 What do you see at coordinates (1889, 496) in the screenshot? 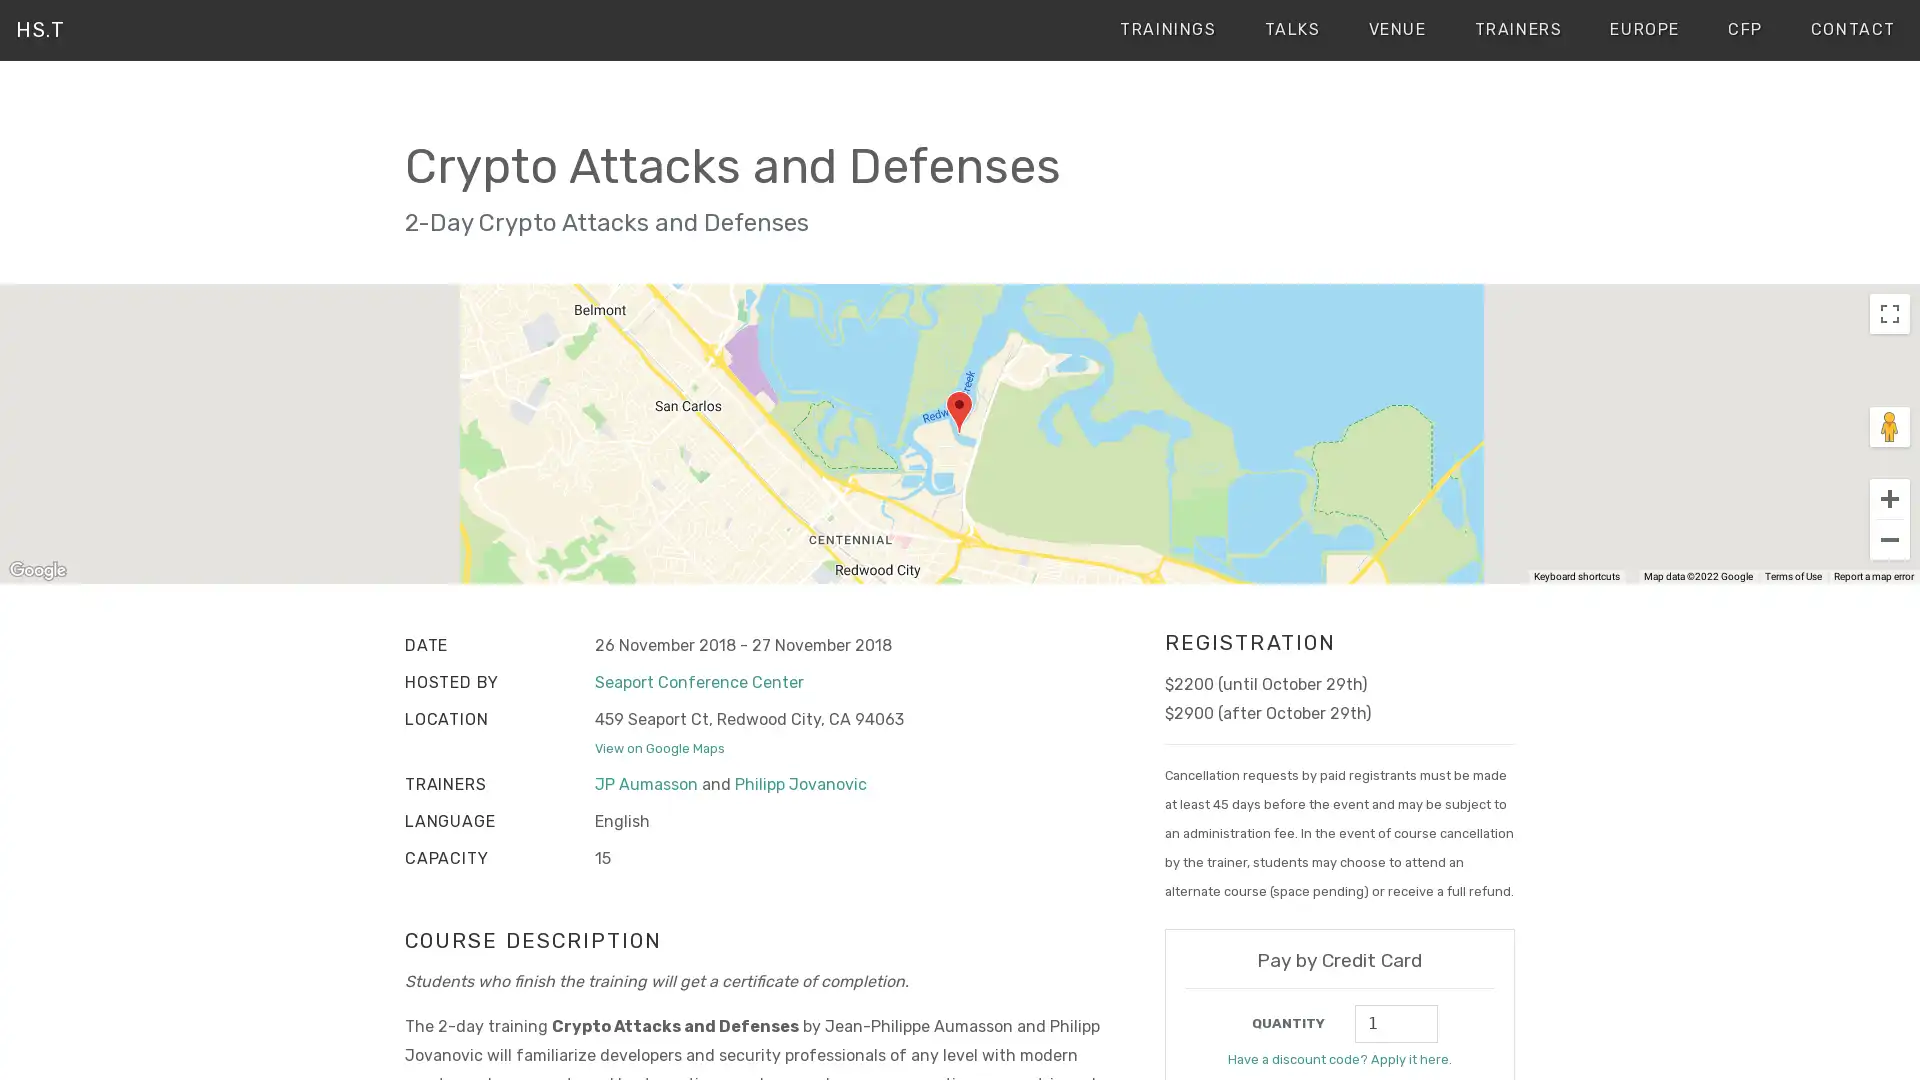
I see `Zoom in` at bounding box center [1889, 496].